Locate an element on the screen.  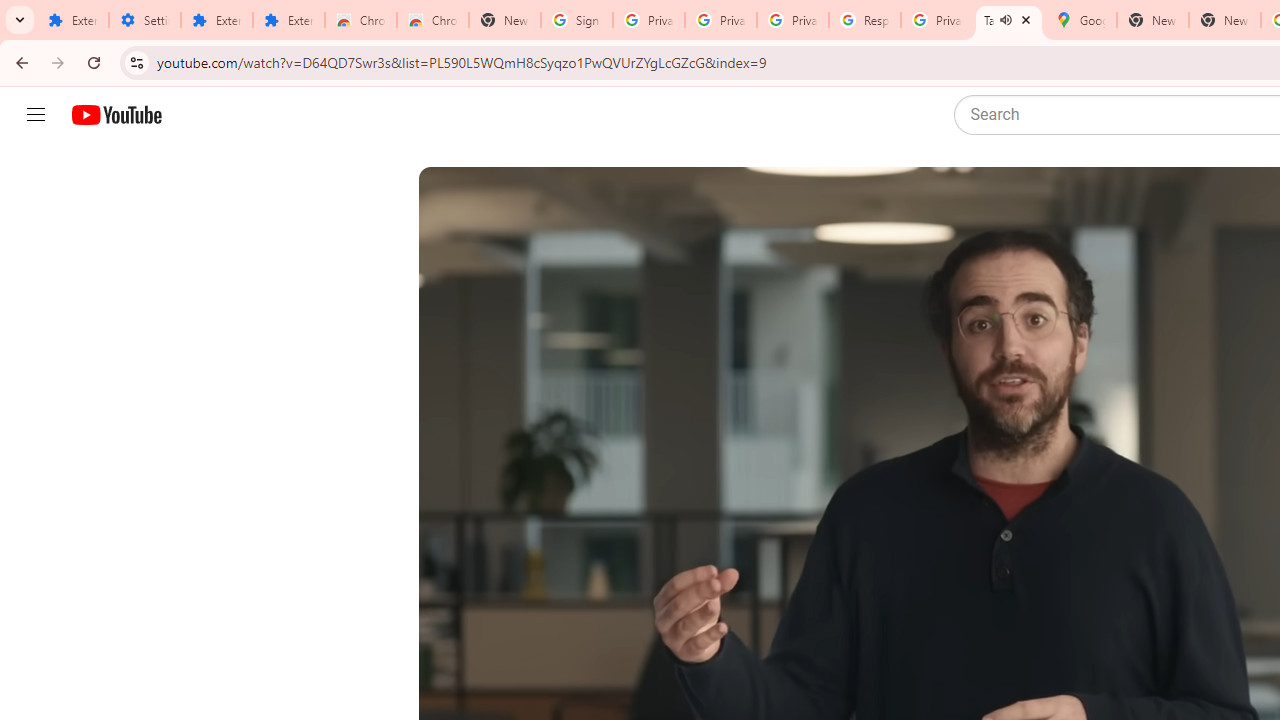
'Chrome Web Store - Themes' is located at coordinates (431, 20).